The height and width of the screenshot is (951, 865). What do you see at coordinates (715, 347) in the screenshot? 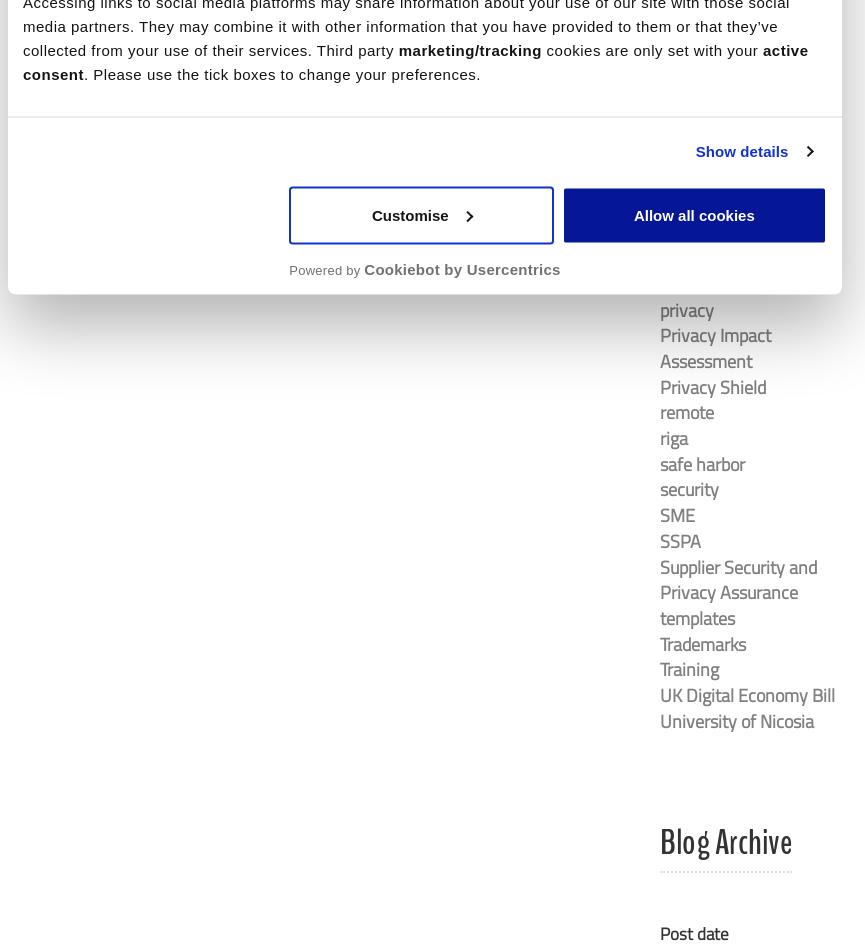
I see `'Privacy Impact Assessment'` at bounding box center [715, 347].